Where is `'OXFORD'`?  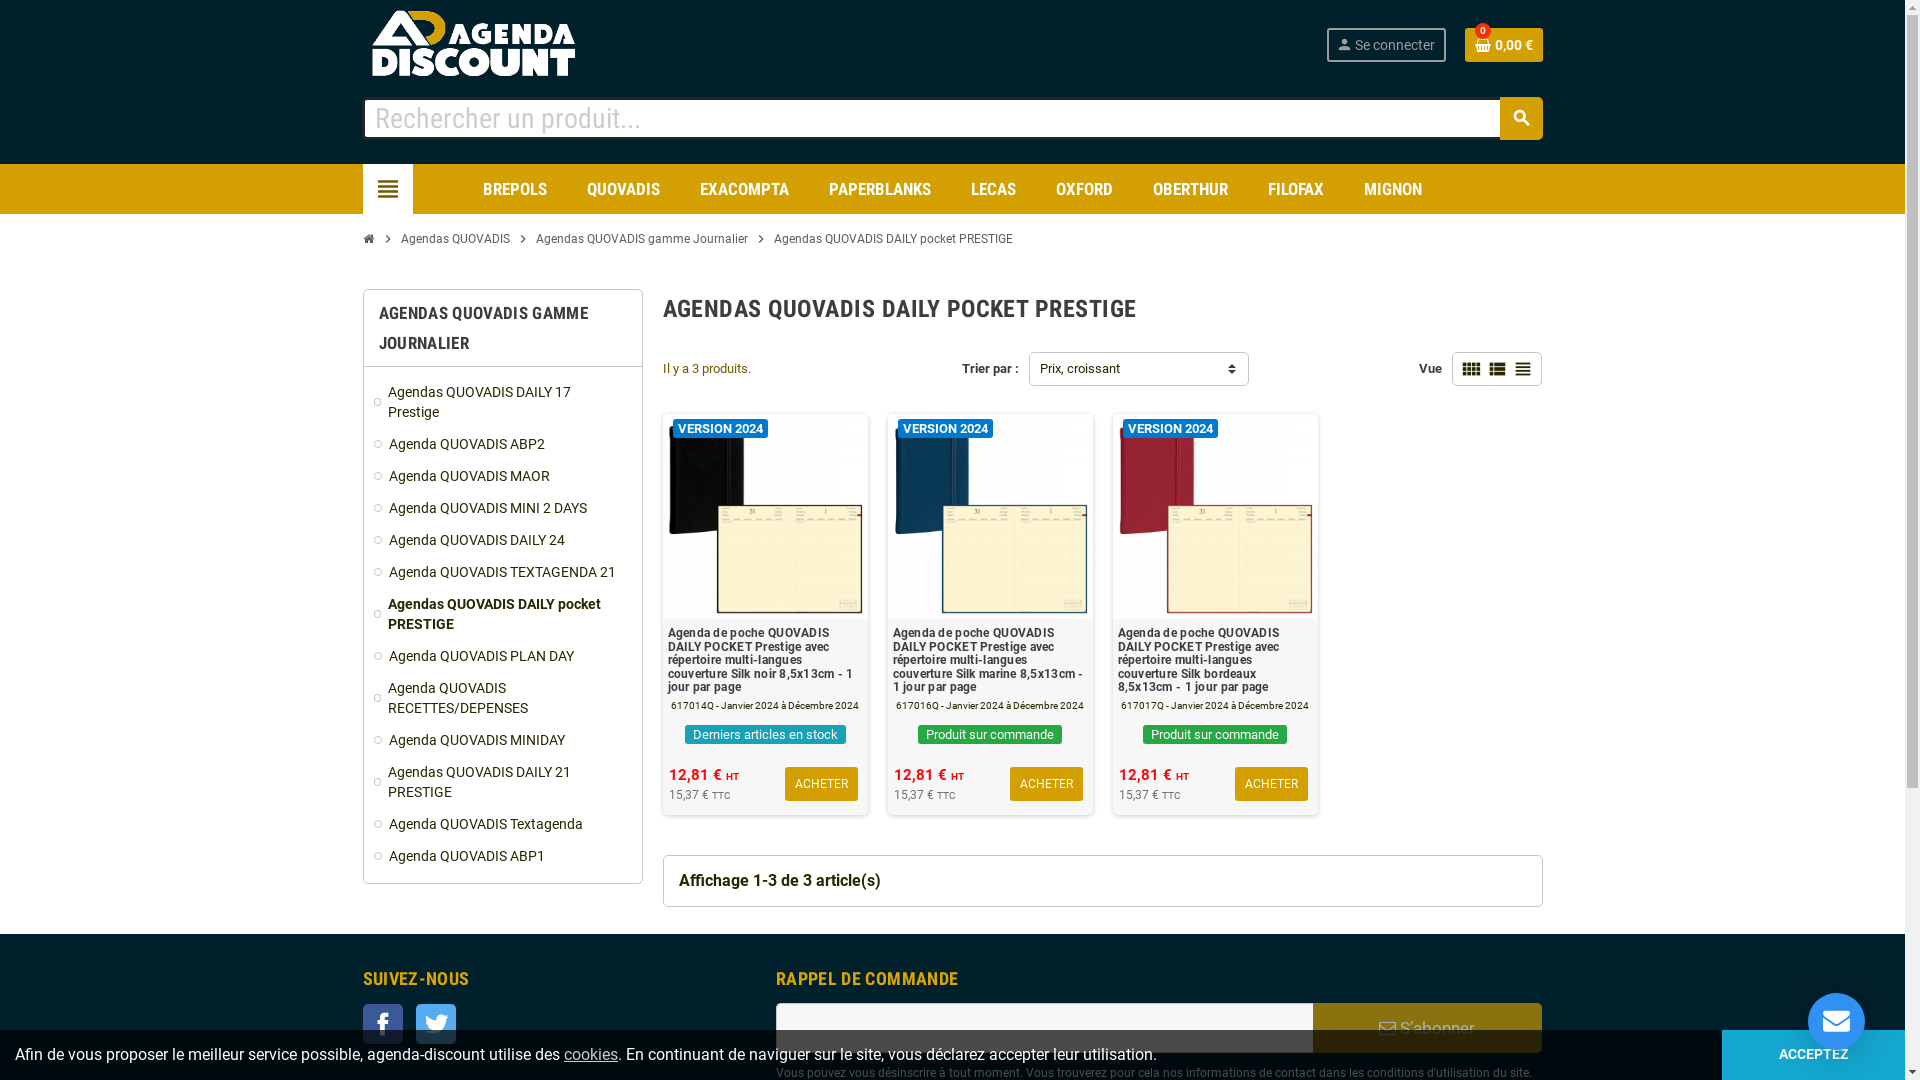
'OXFORD' is located at coordinates (1083, 189).